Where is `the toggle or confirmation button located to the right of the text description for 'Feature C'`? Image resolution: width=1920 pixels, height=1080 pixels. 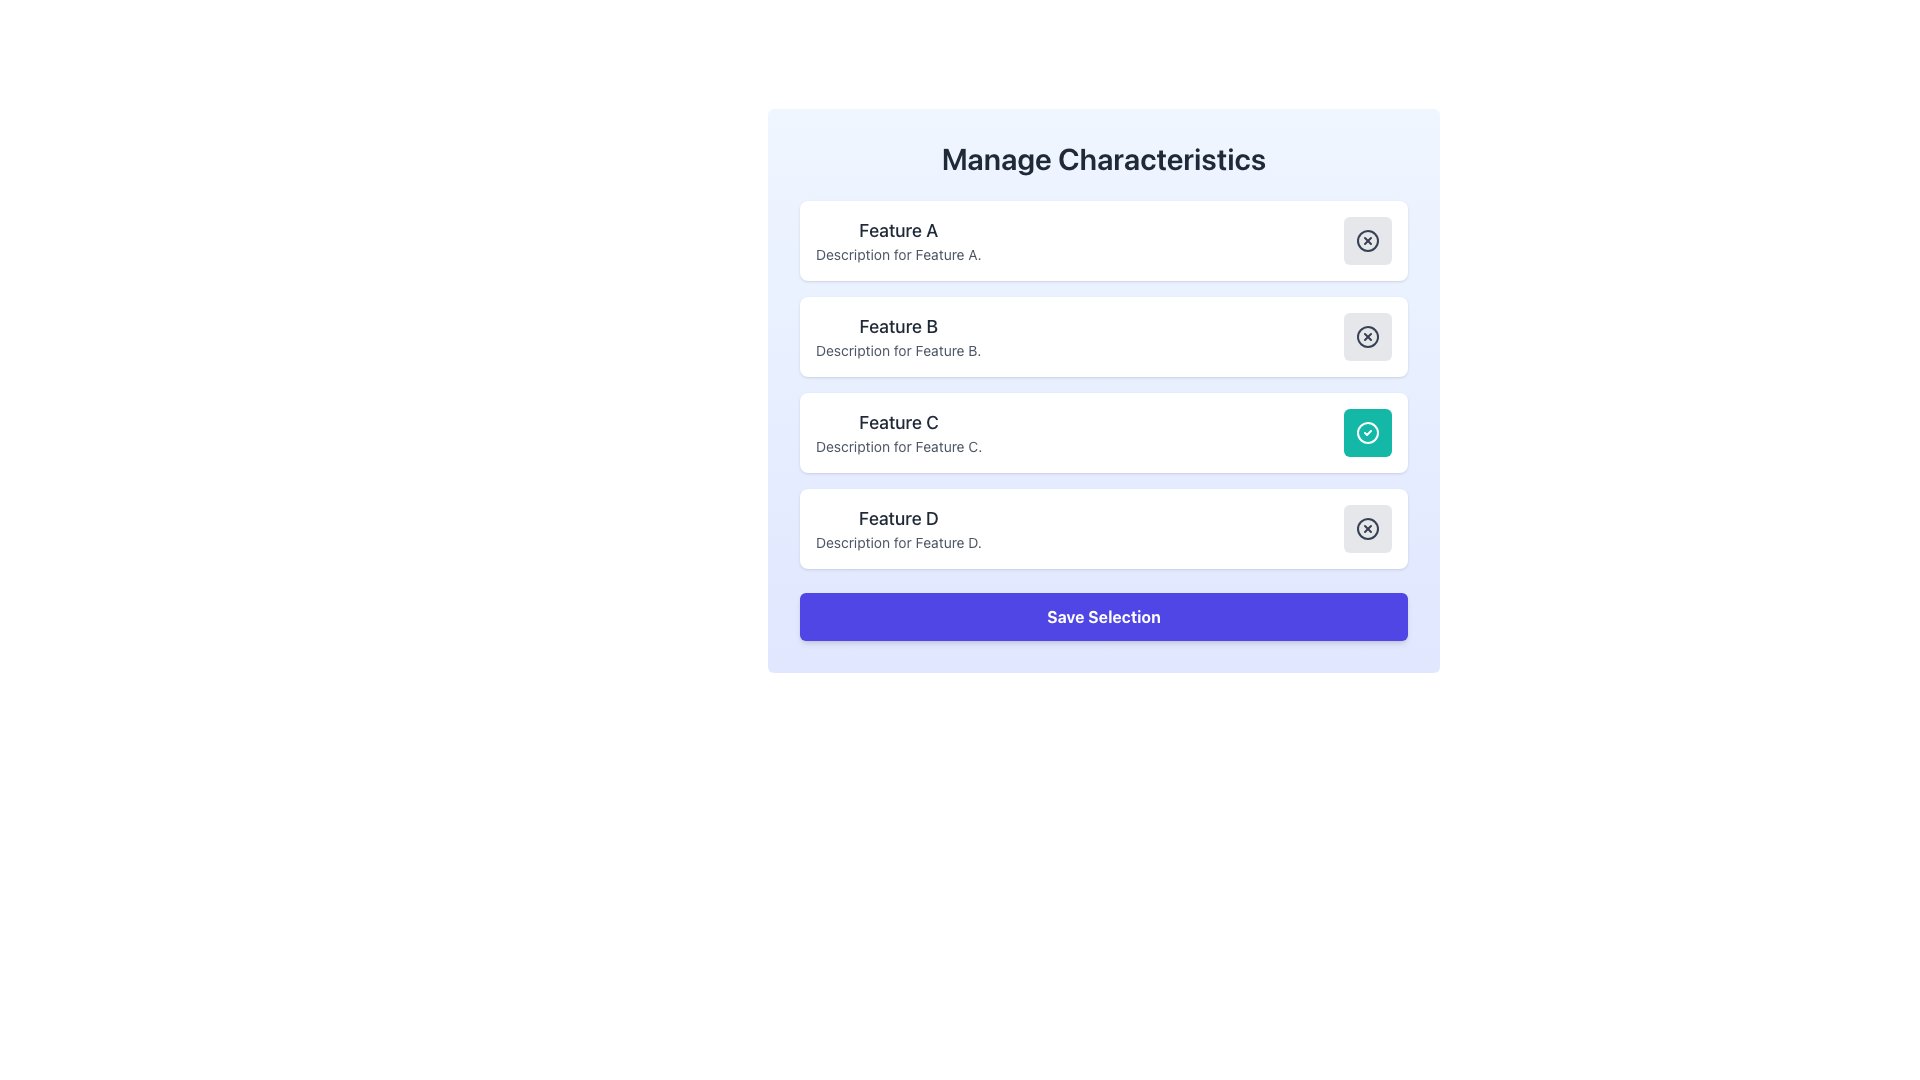
the toggle or confirmation button located to the right of the text description for 'Feature C' is located at coordinates (1367, 431).